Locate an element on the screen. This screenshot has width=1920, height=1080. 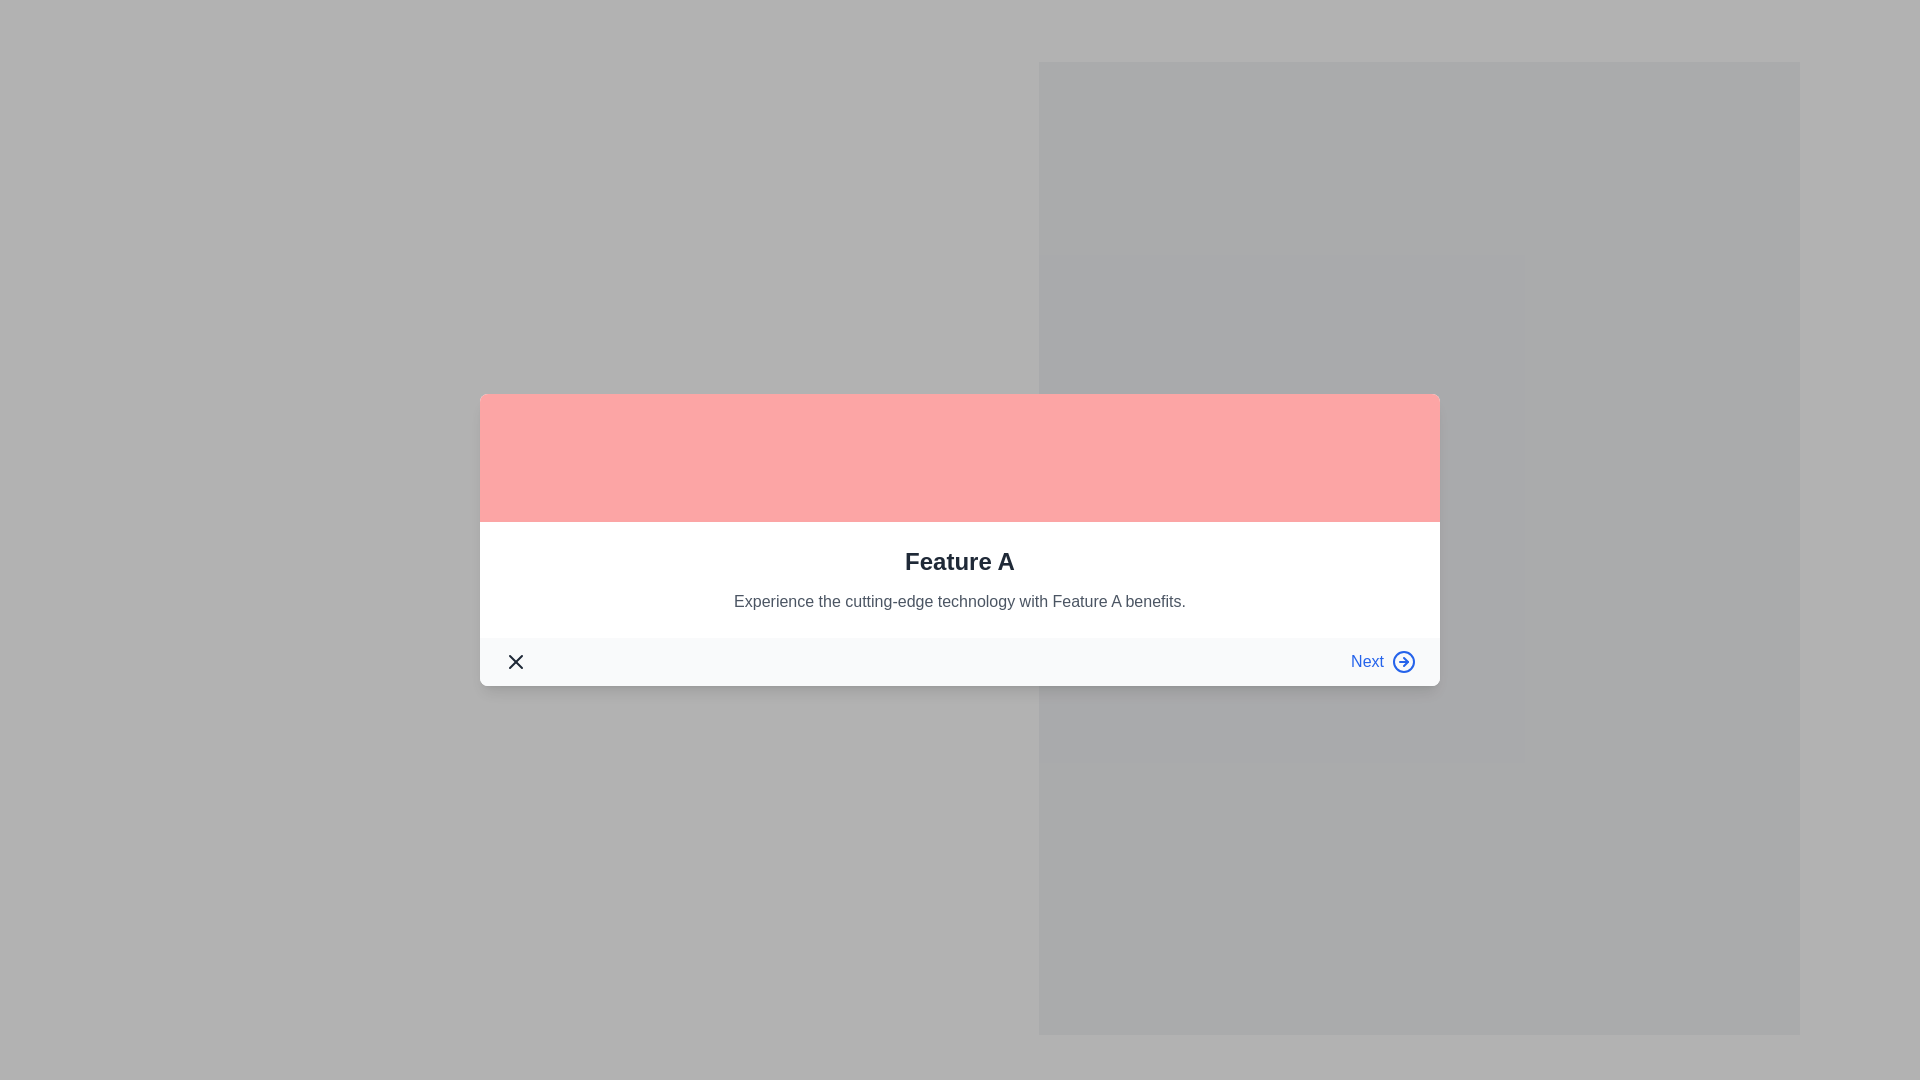
the descriptive text label located below the heading 'Feature A' within a white rectangular card is located at coordinates (960, 600).